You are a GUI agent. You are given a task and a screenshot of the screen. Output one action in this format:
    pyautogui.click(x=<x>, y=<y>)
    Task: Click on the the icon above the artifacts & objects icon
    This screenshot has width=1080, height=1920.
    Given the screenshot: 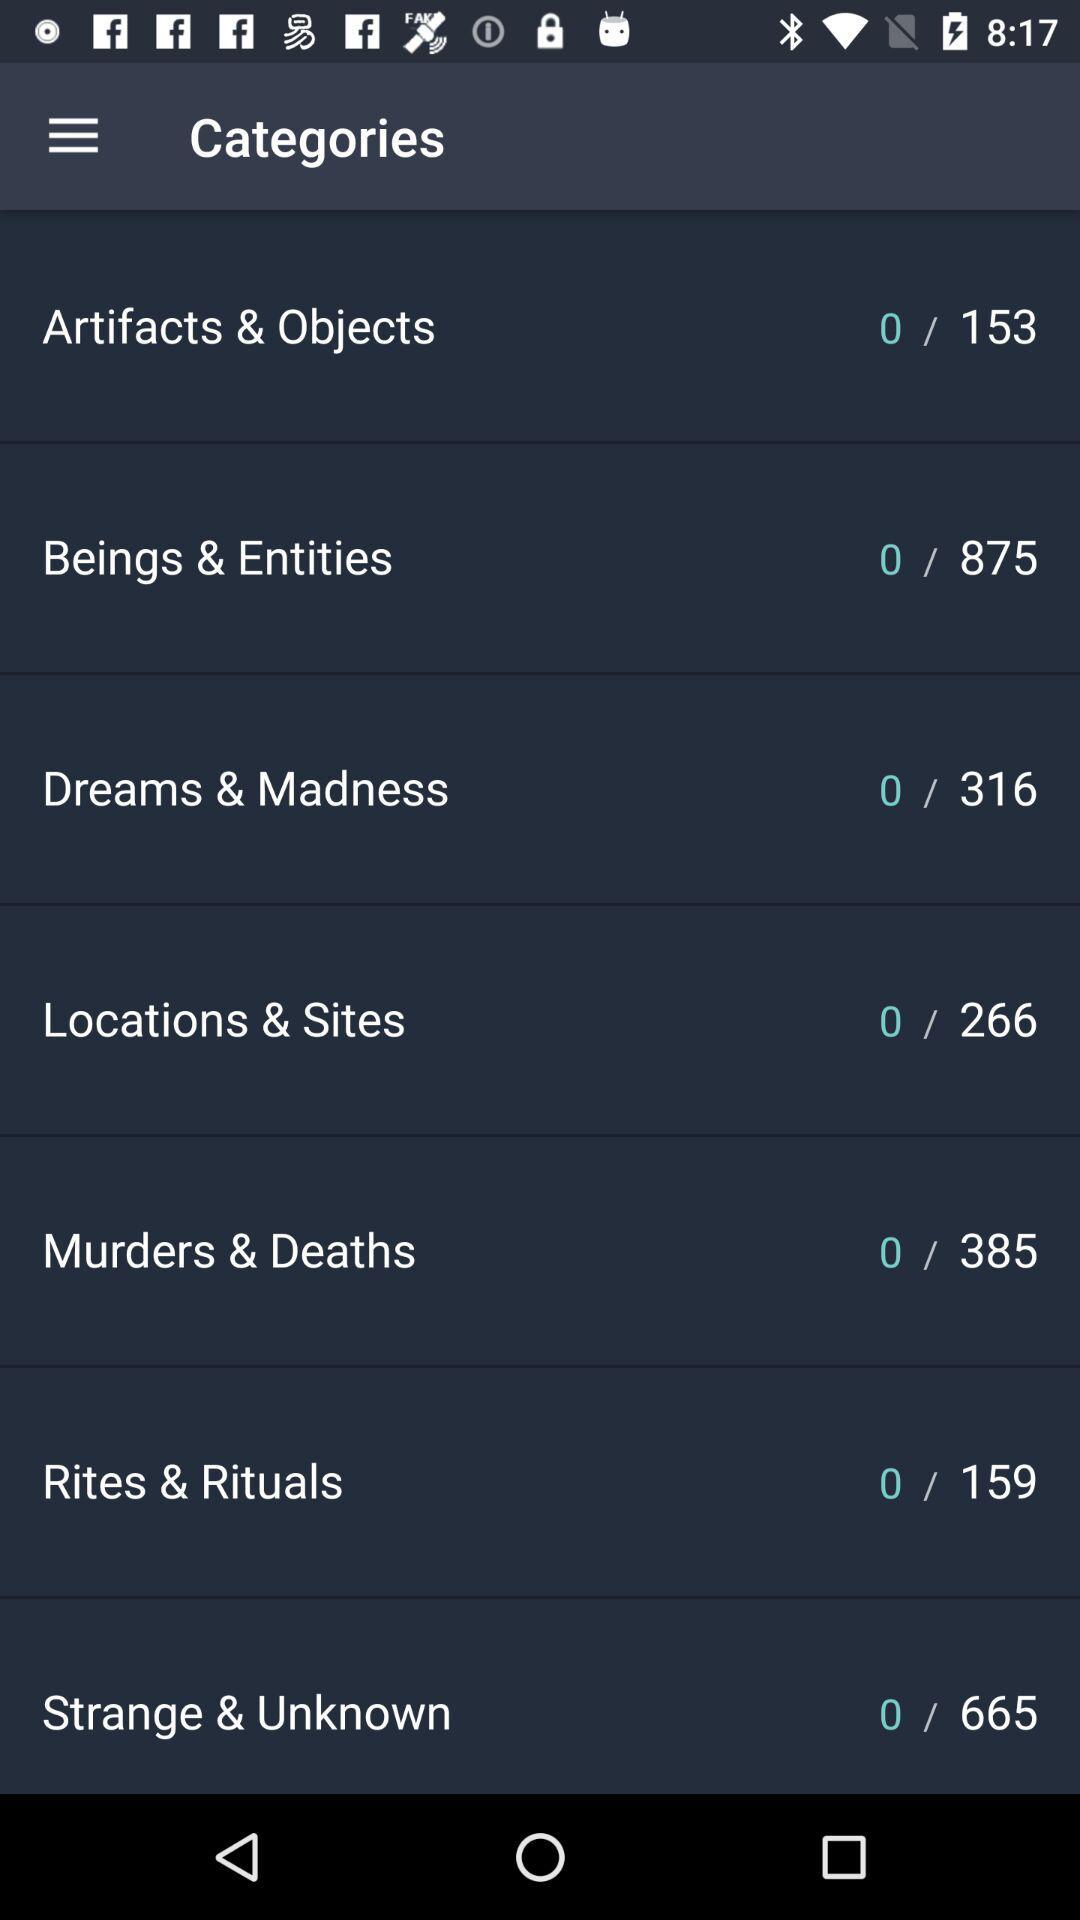 What is the action you would take?
    pyautogui.click(x=72, y=135)
    